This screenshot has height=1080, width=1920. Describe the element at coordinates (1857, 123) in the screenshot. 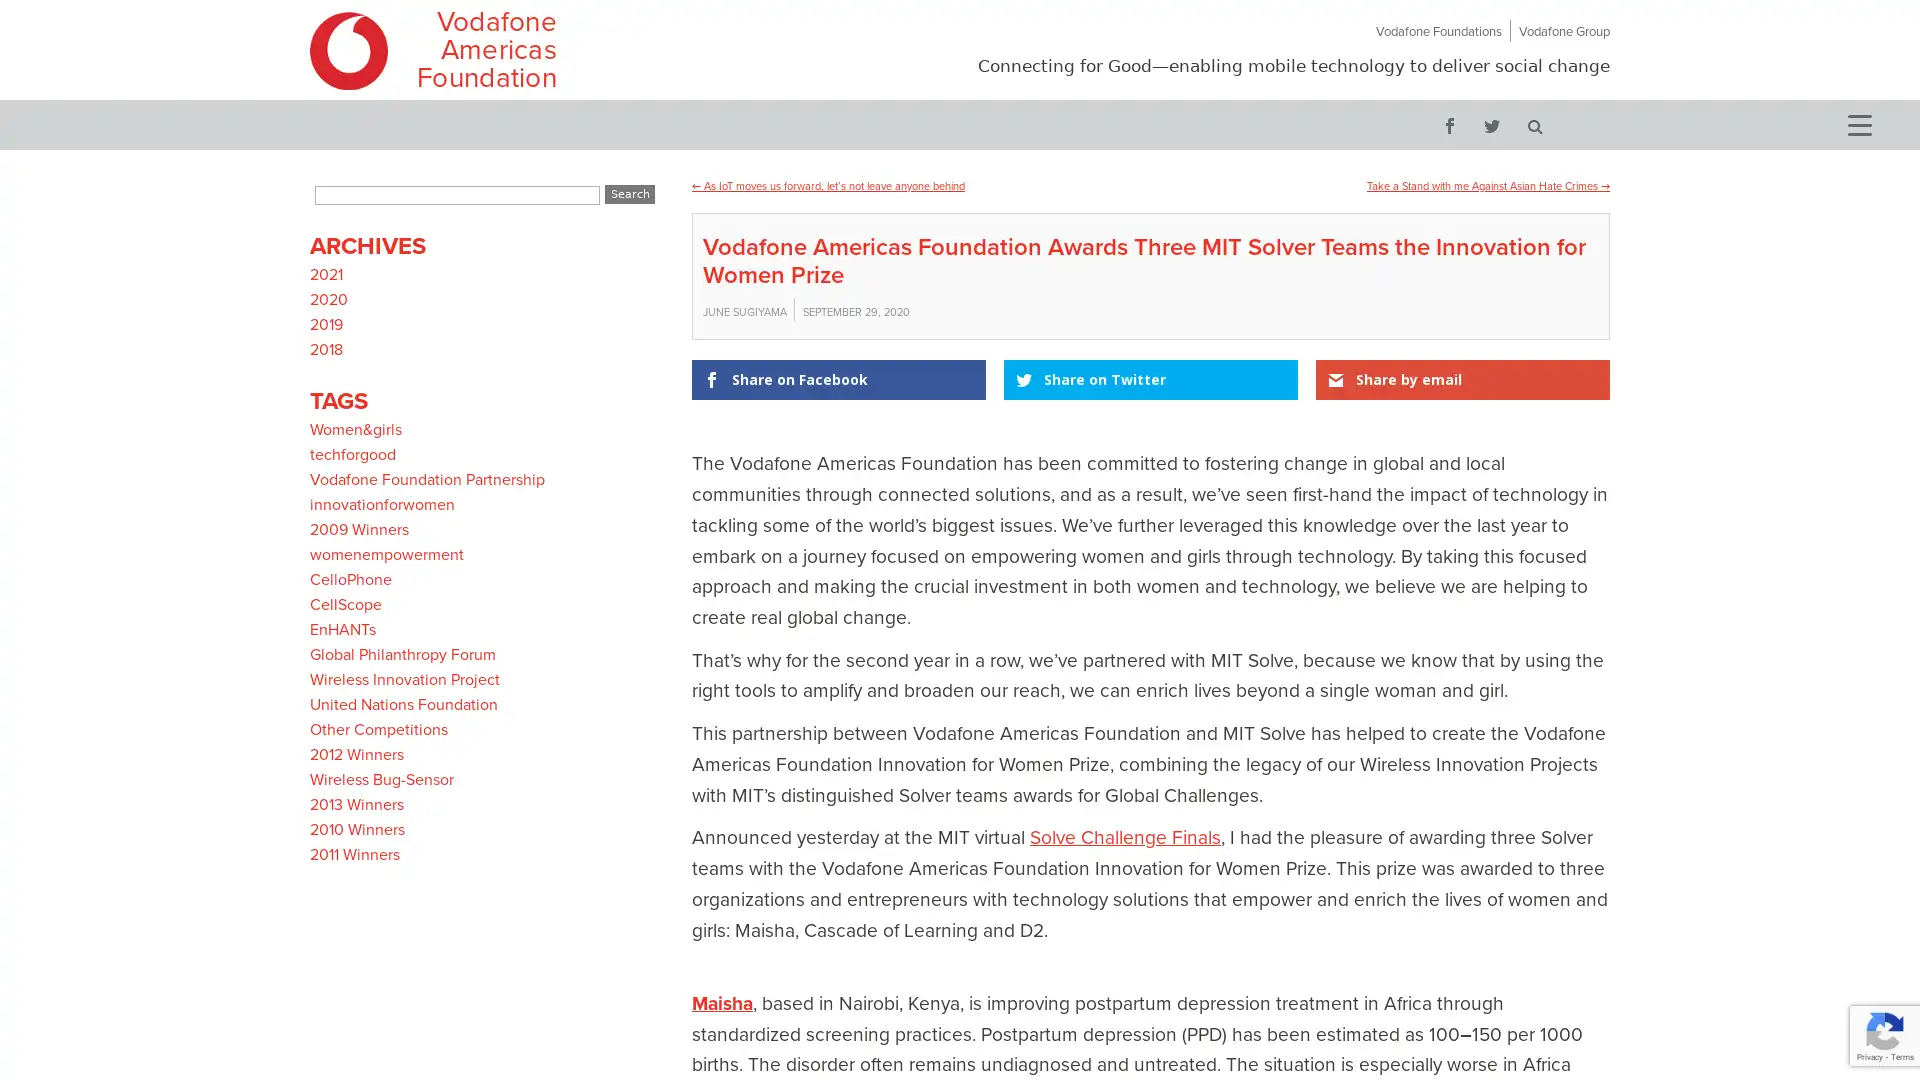

I see `Menu Trigger` at that location.